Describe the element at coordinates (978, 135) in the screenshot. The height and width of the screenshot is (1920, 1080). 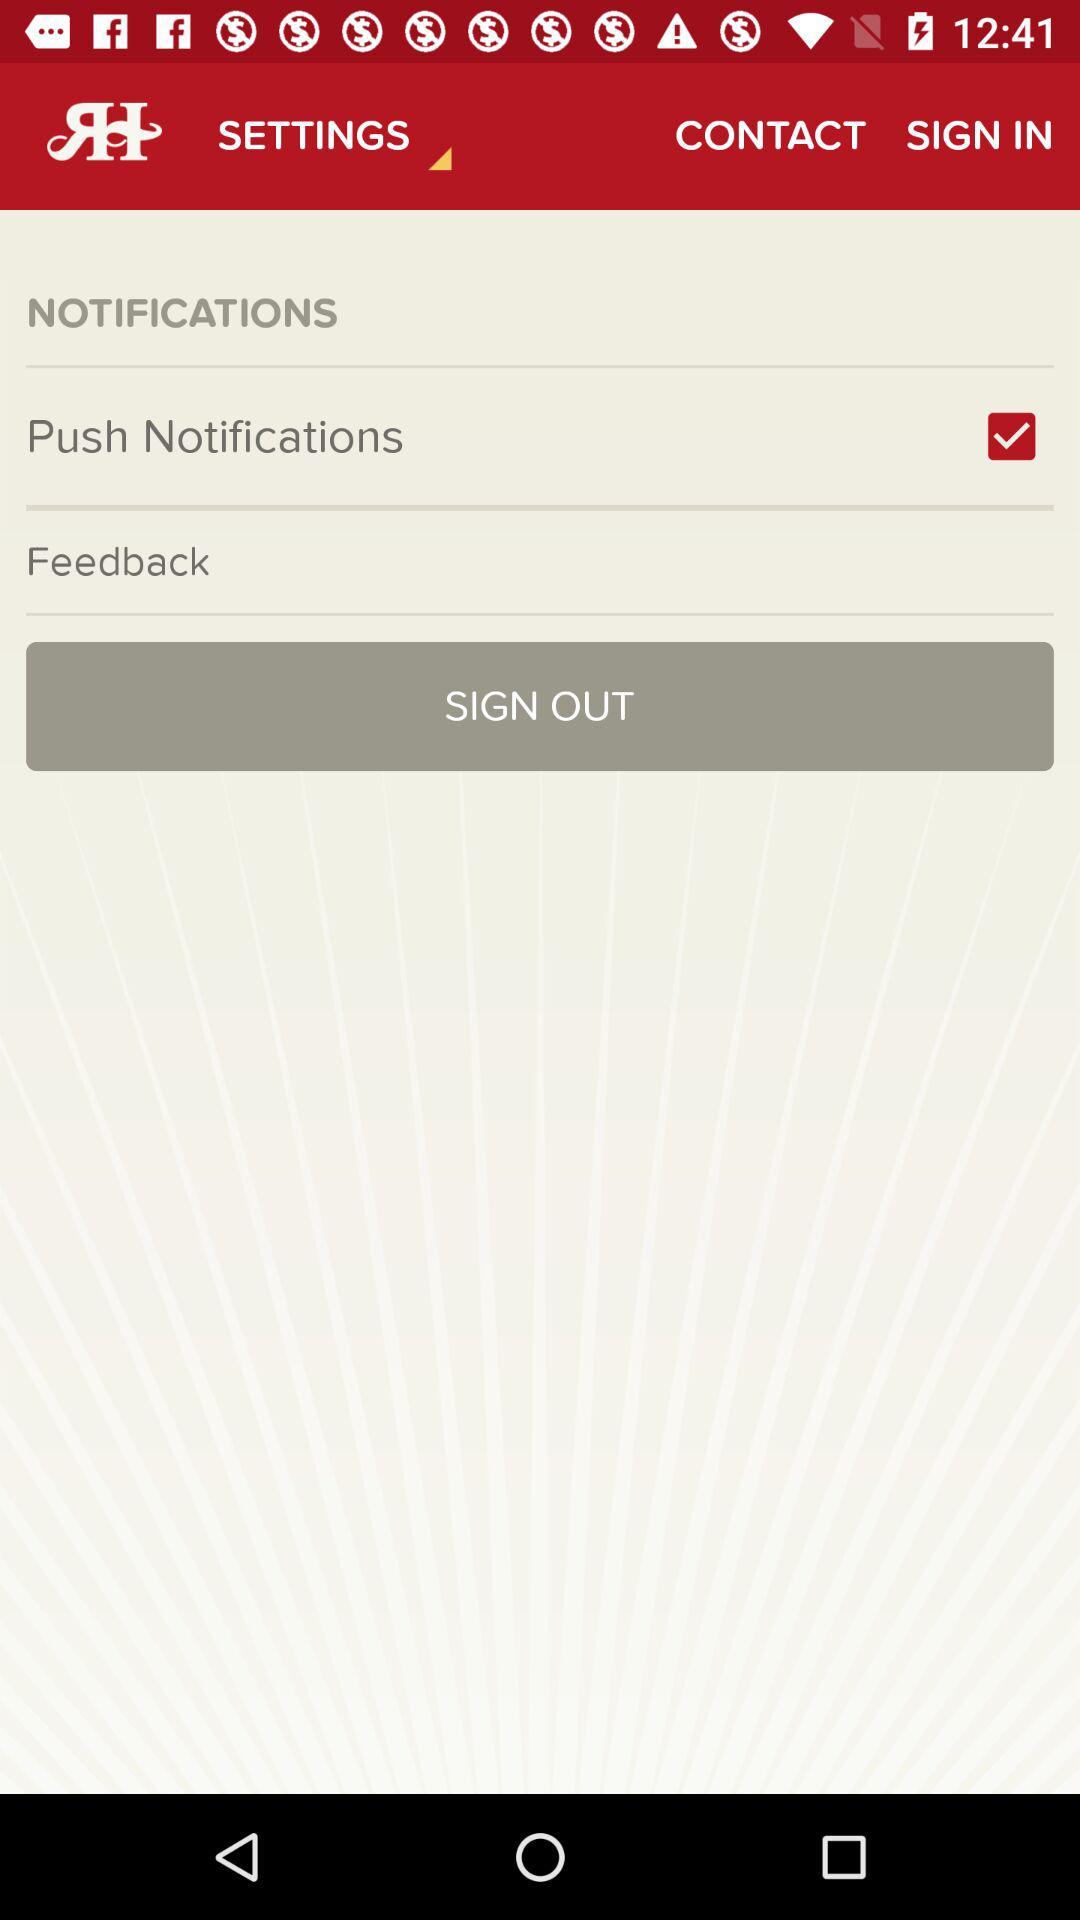
I see `item to the right of contact item` at that location.